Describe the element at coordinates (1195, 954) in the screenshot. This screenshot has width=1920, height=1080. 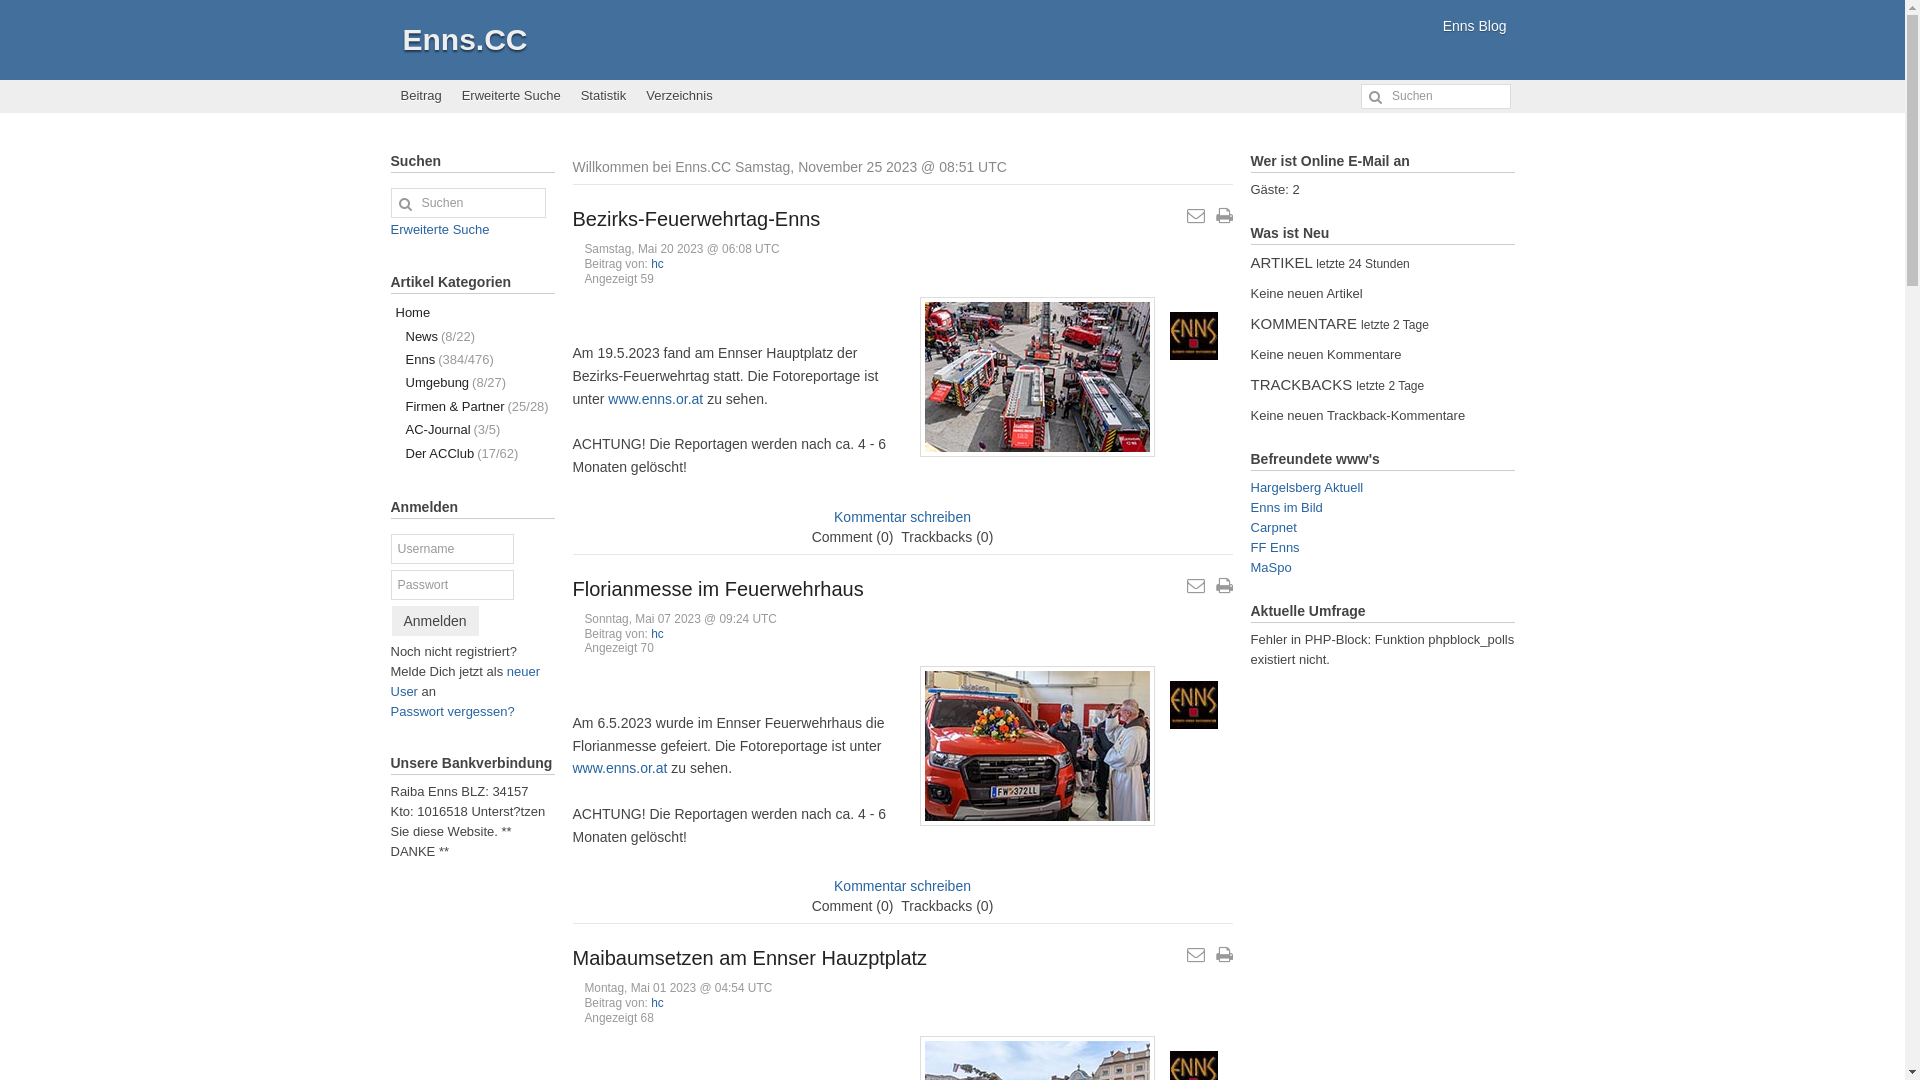
I see `'An einen Freund schicken'` at that location.